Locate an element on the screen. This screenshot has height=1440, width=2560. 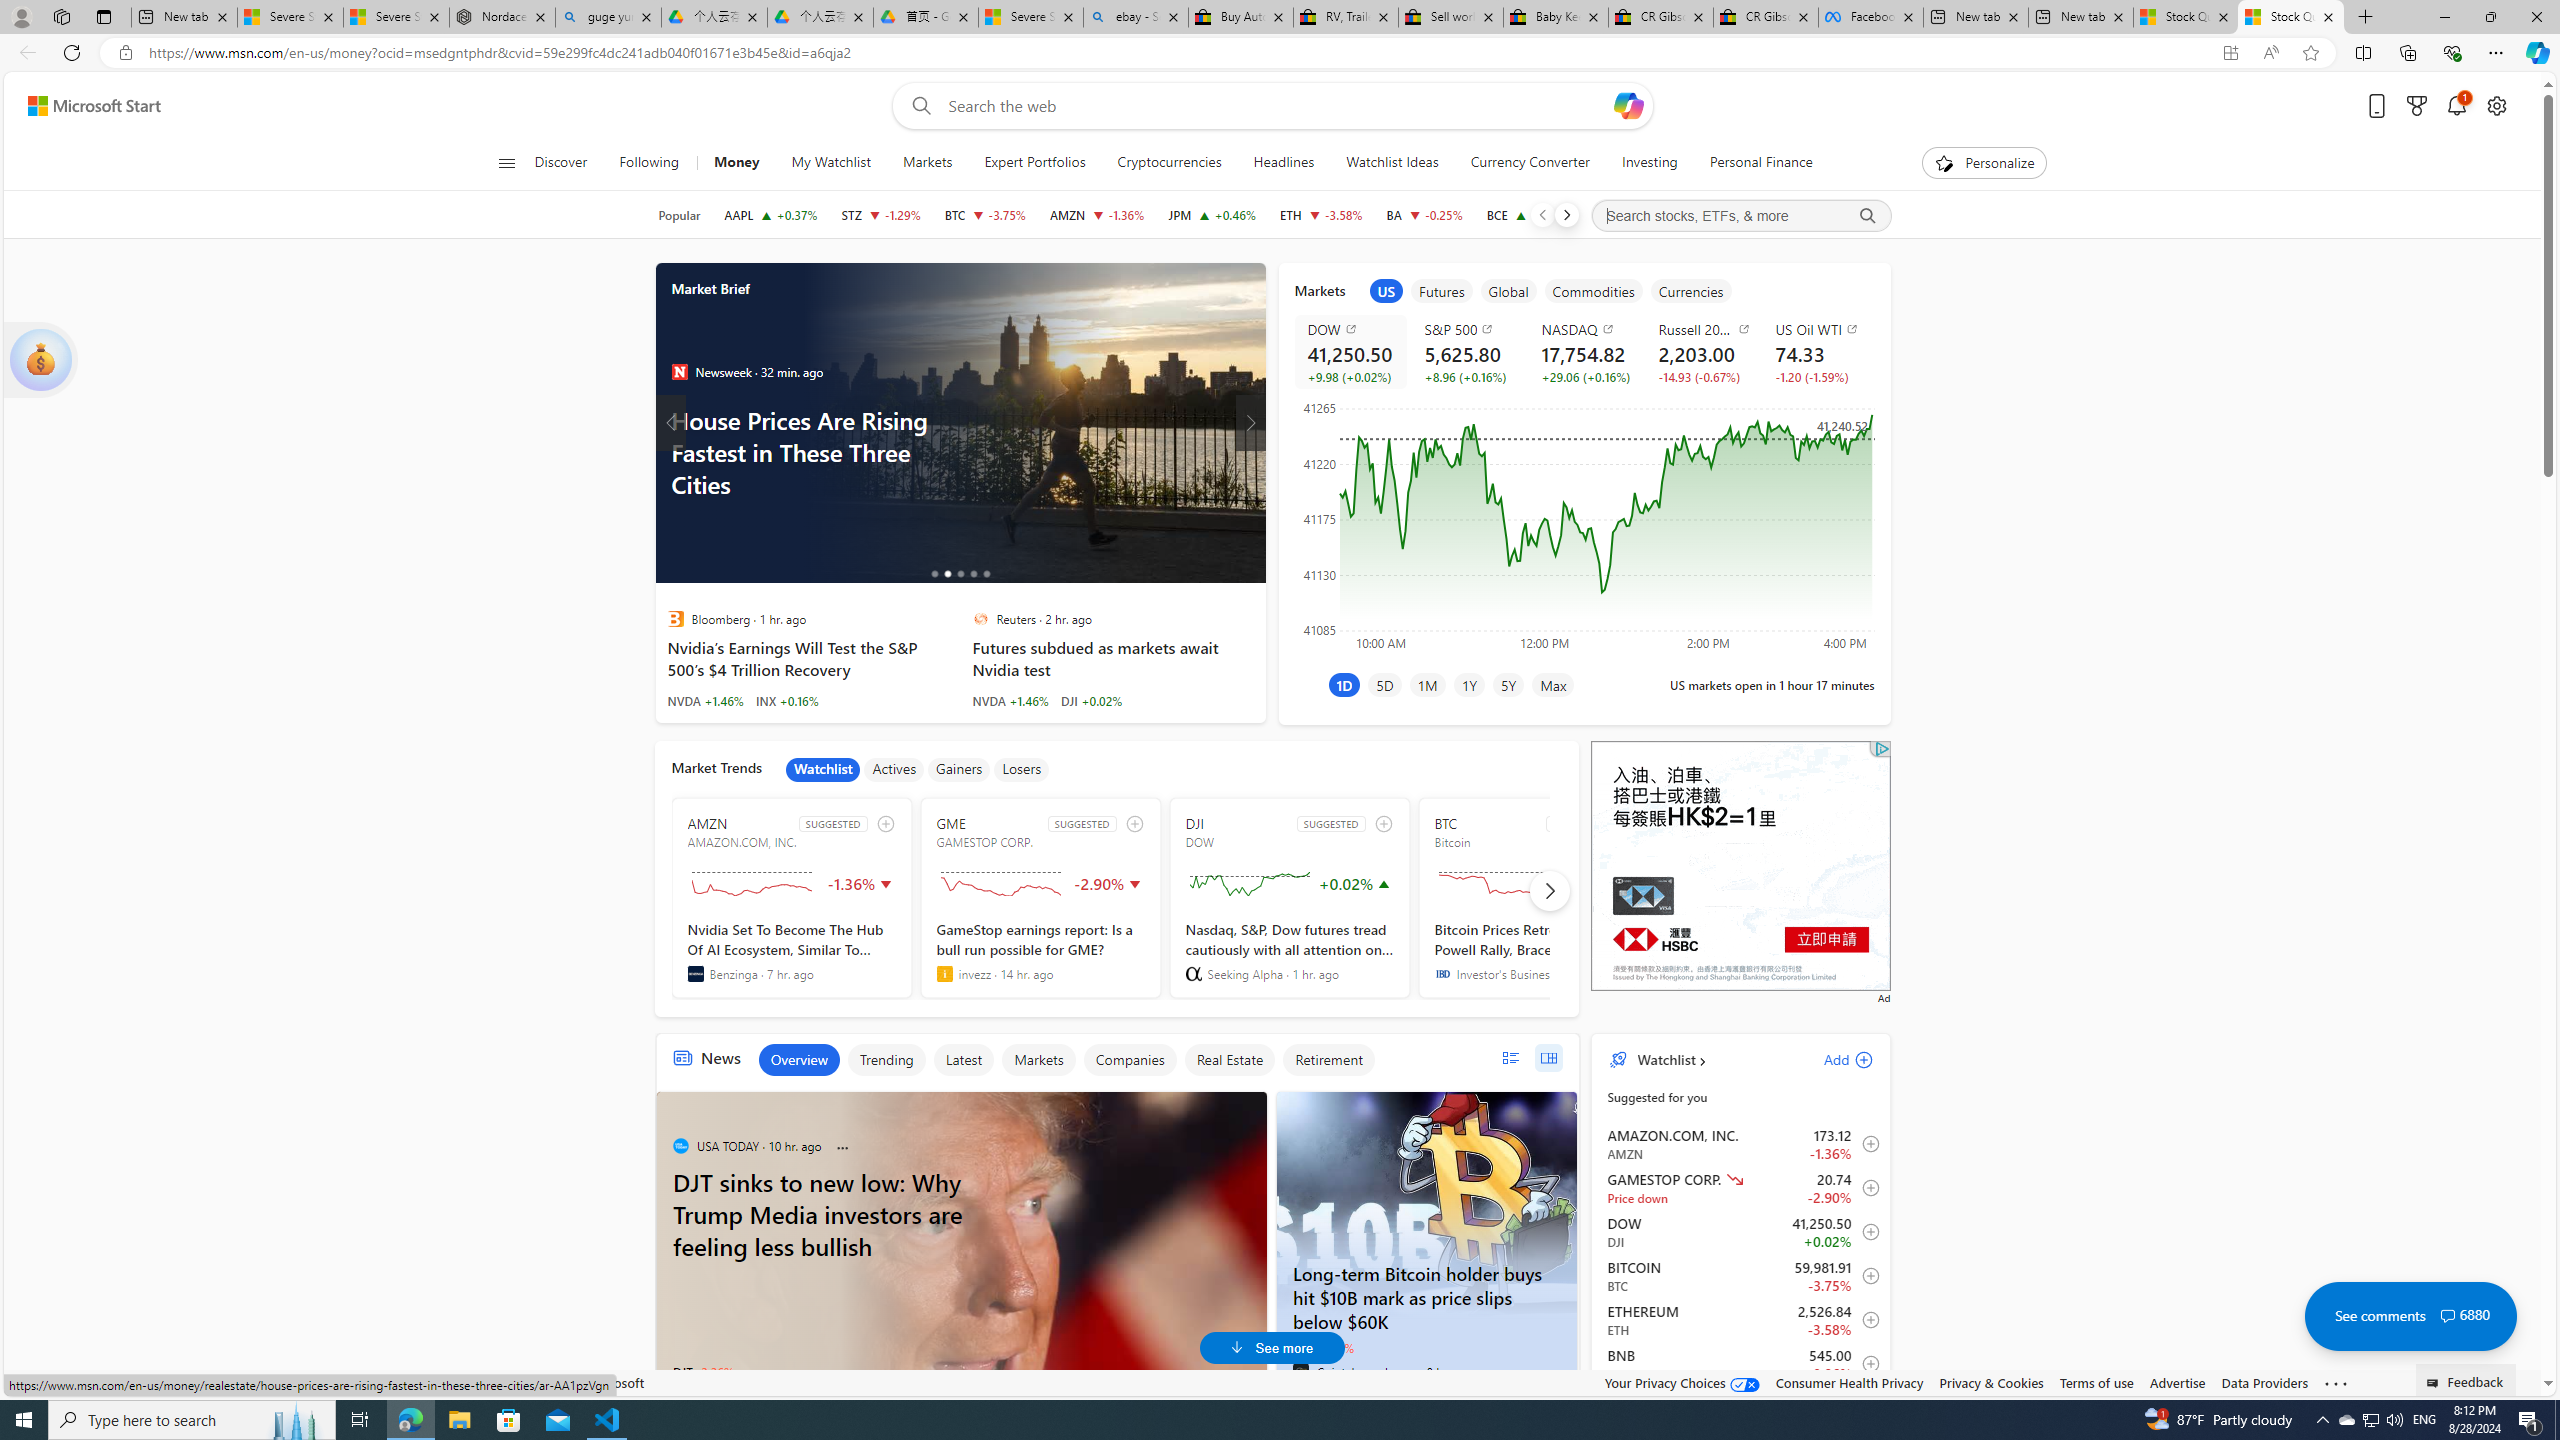
'US Oil WTI' is located at coordinates (1821, 329).